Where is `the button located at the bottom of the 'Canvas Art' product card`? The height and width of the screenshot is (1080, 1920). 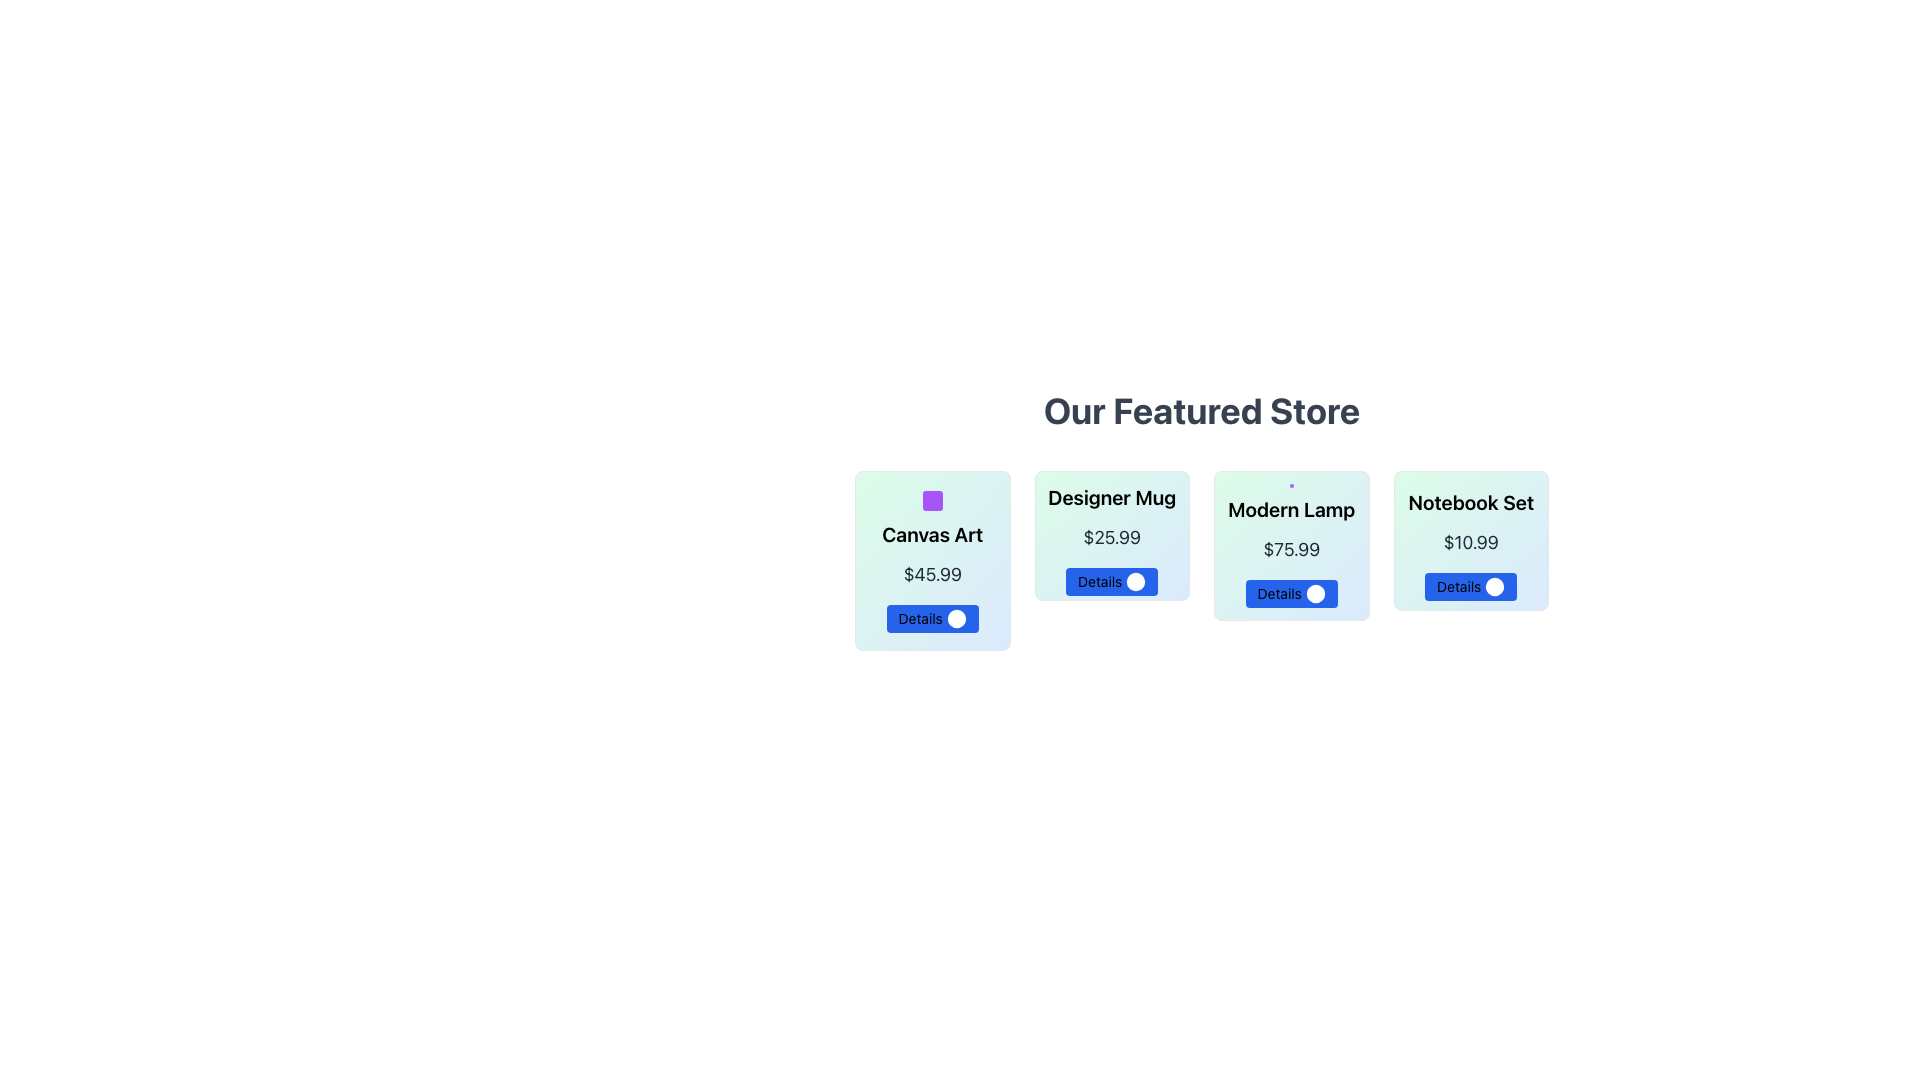
the button located at the bottom of the 'Canvas Art' product card is located at coordinates (931, 617).